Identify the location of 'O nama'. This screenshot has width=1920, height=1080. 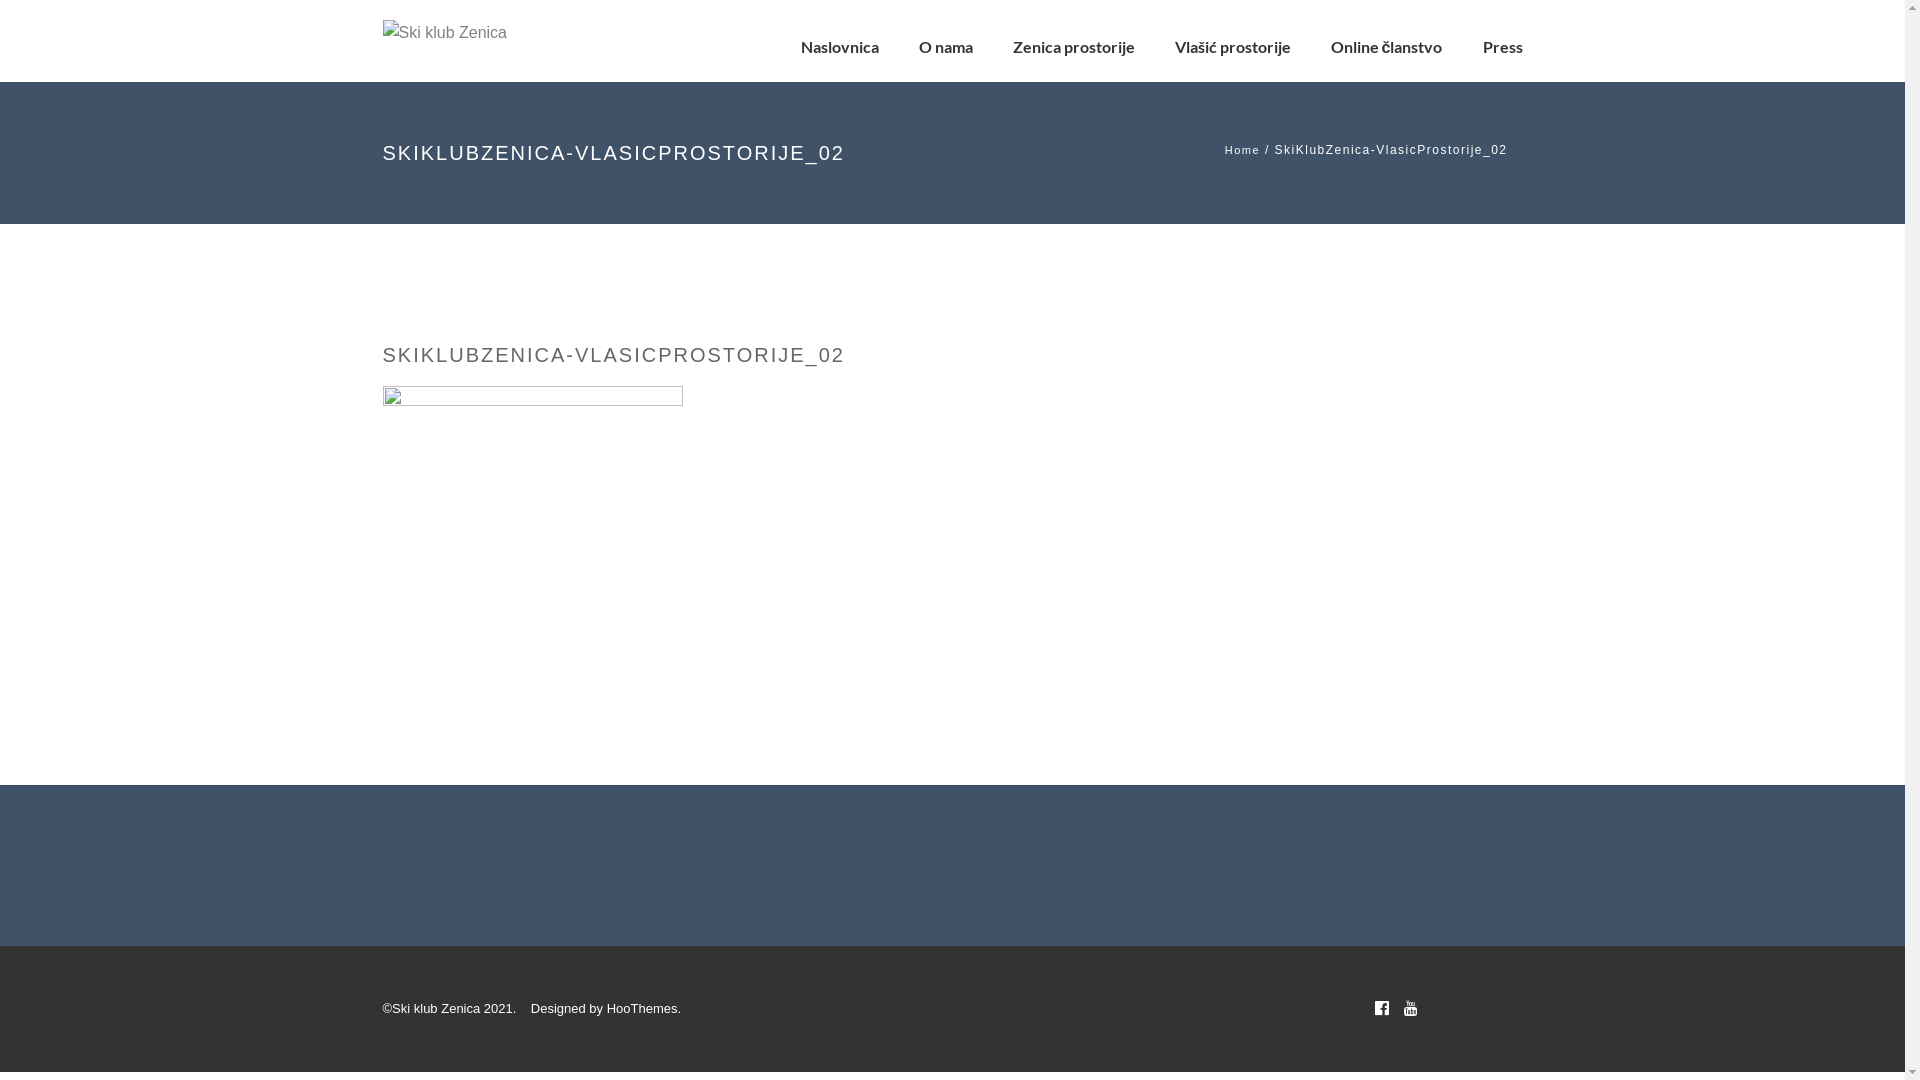
(917, 45).